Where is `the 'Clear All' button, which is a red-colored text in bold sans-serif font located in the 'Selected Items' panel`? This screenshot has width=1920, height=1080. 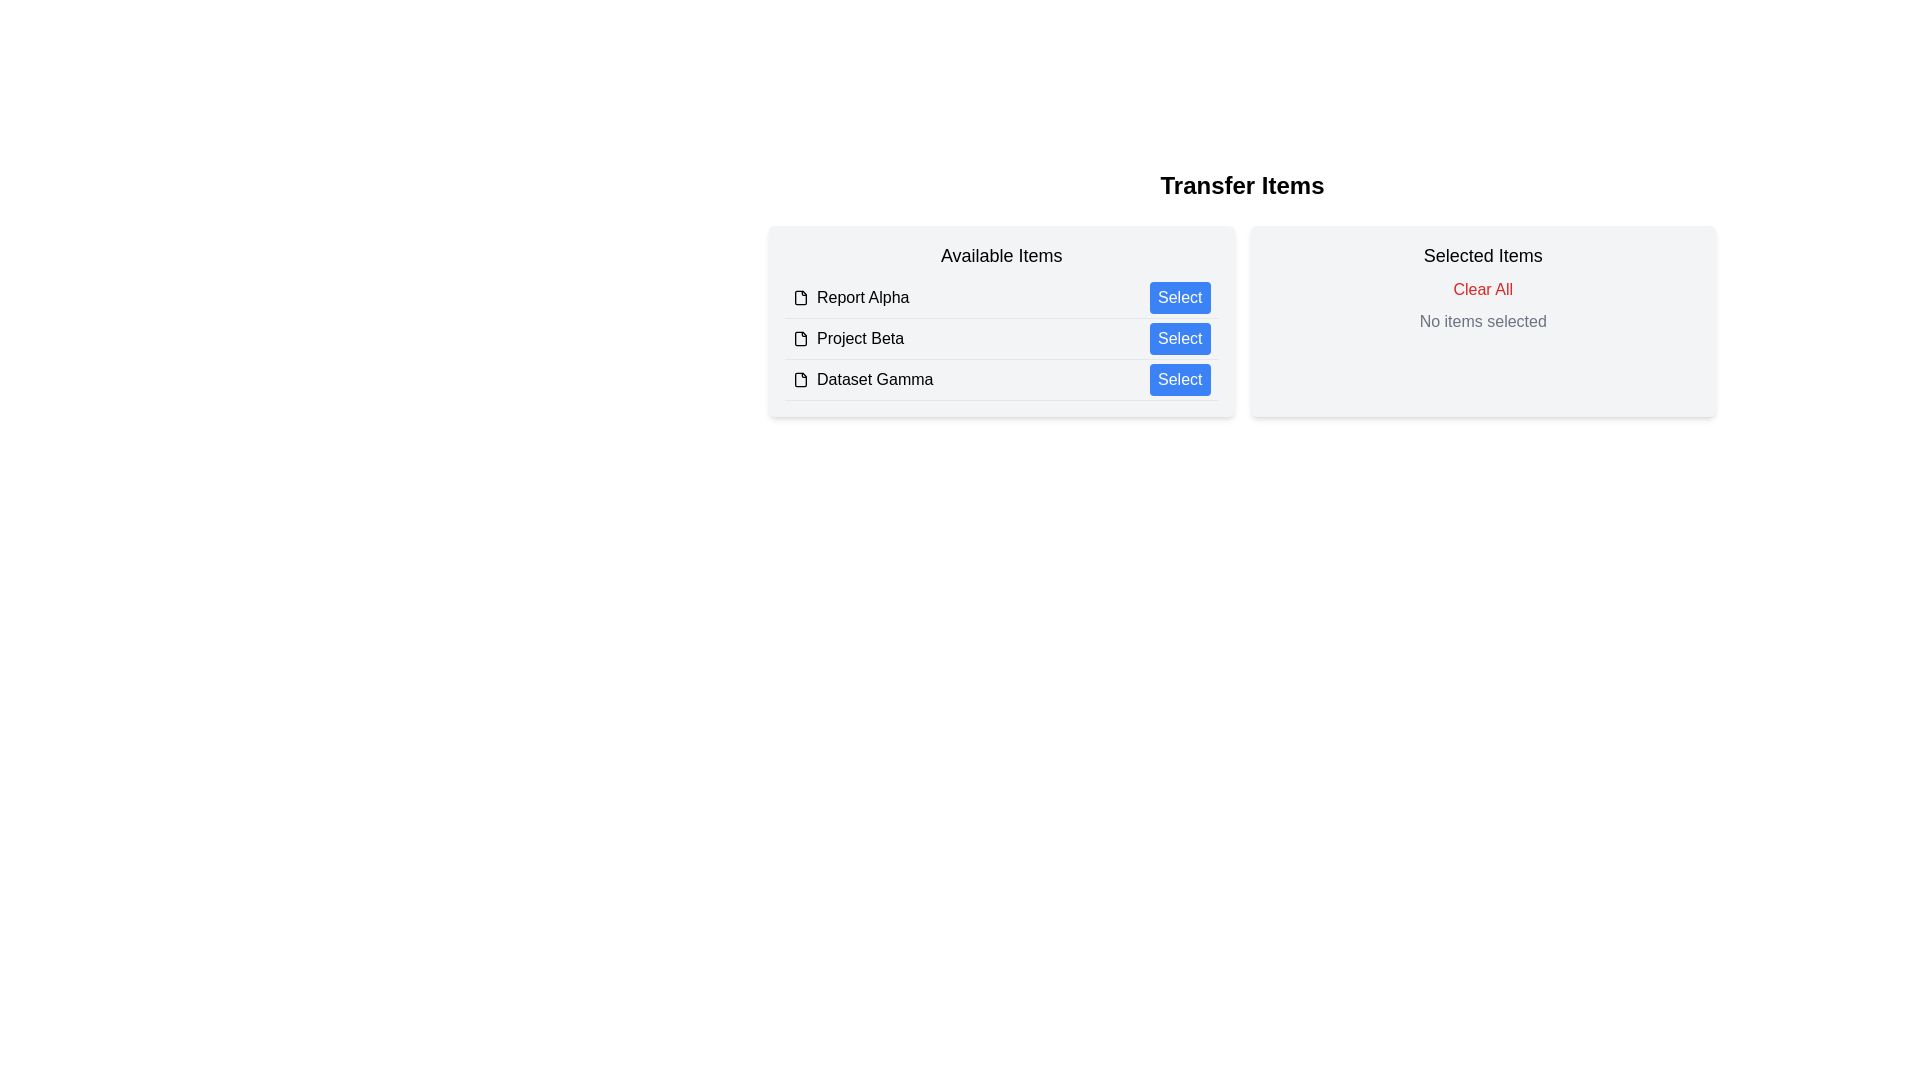 the 'Clear All' button, which is a red-colored text in bold sans-serif font located in the 'Selected Items' panel is located at coordinates (1483, 289).